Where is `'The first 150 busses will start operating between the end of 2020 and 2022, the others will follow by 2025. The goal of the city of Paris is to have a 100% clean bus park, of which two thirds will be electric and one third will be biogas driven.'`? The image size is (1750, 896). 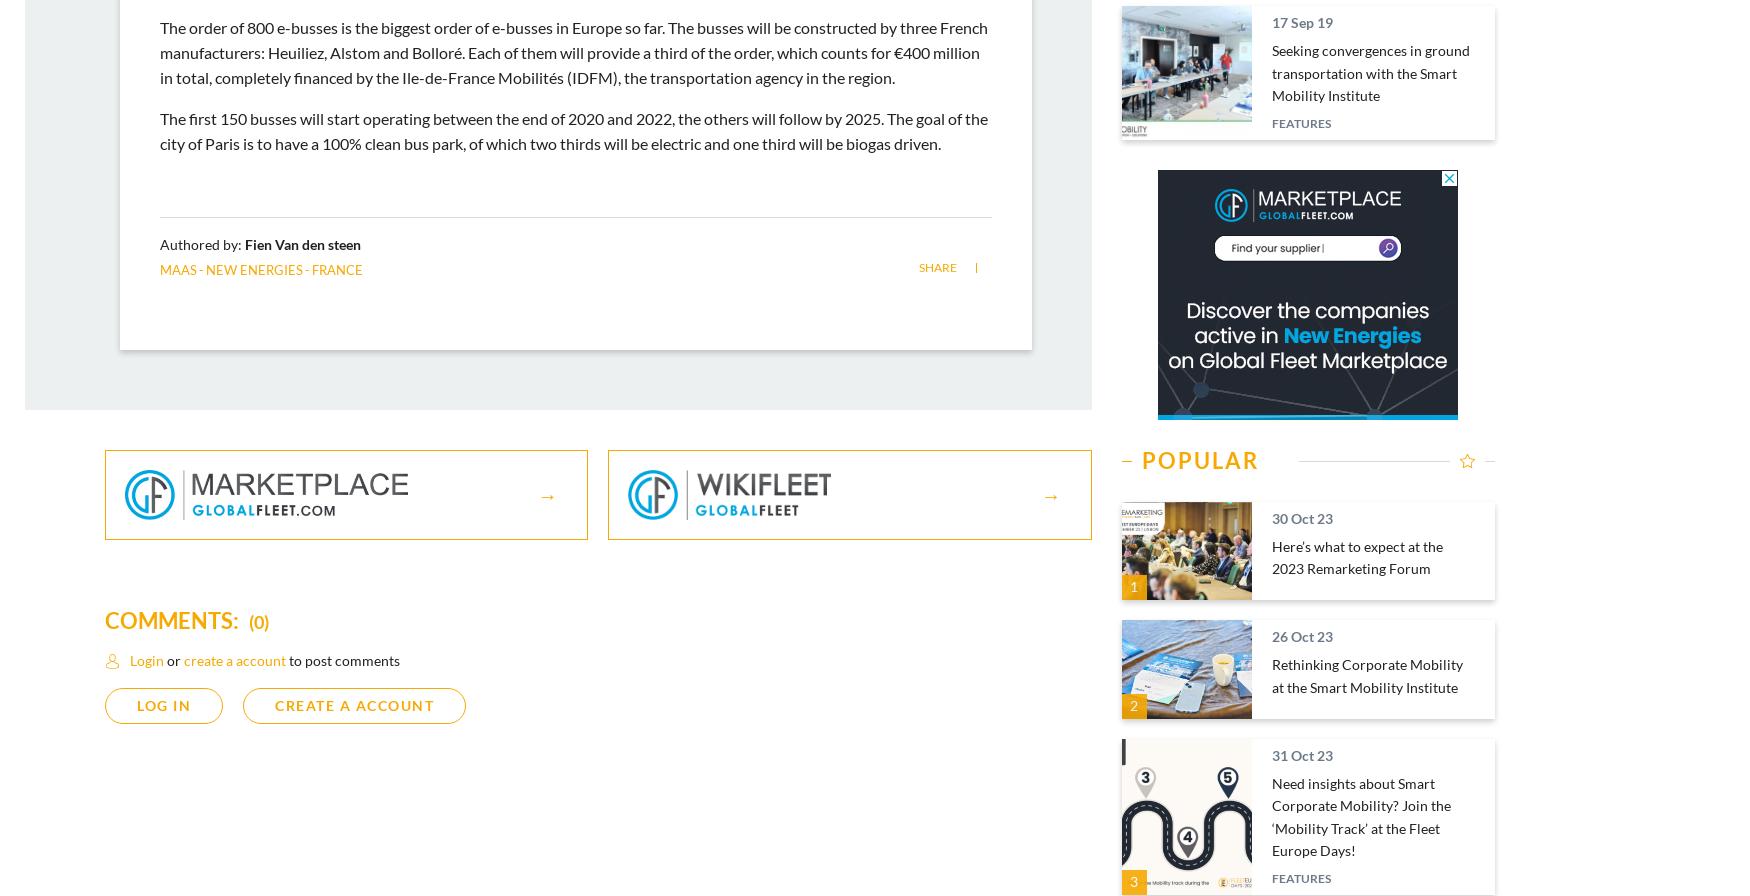
'The first 150 busses will start operating between the end of 2020 and 2022, the others will follow by 2025. The goal of the city of Paris is to have a 100% clean bus park, of which two thirds will be electric and one third will be biogas driven.' is located at coordinates (574, 130).